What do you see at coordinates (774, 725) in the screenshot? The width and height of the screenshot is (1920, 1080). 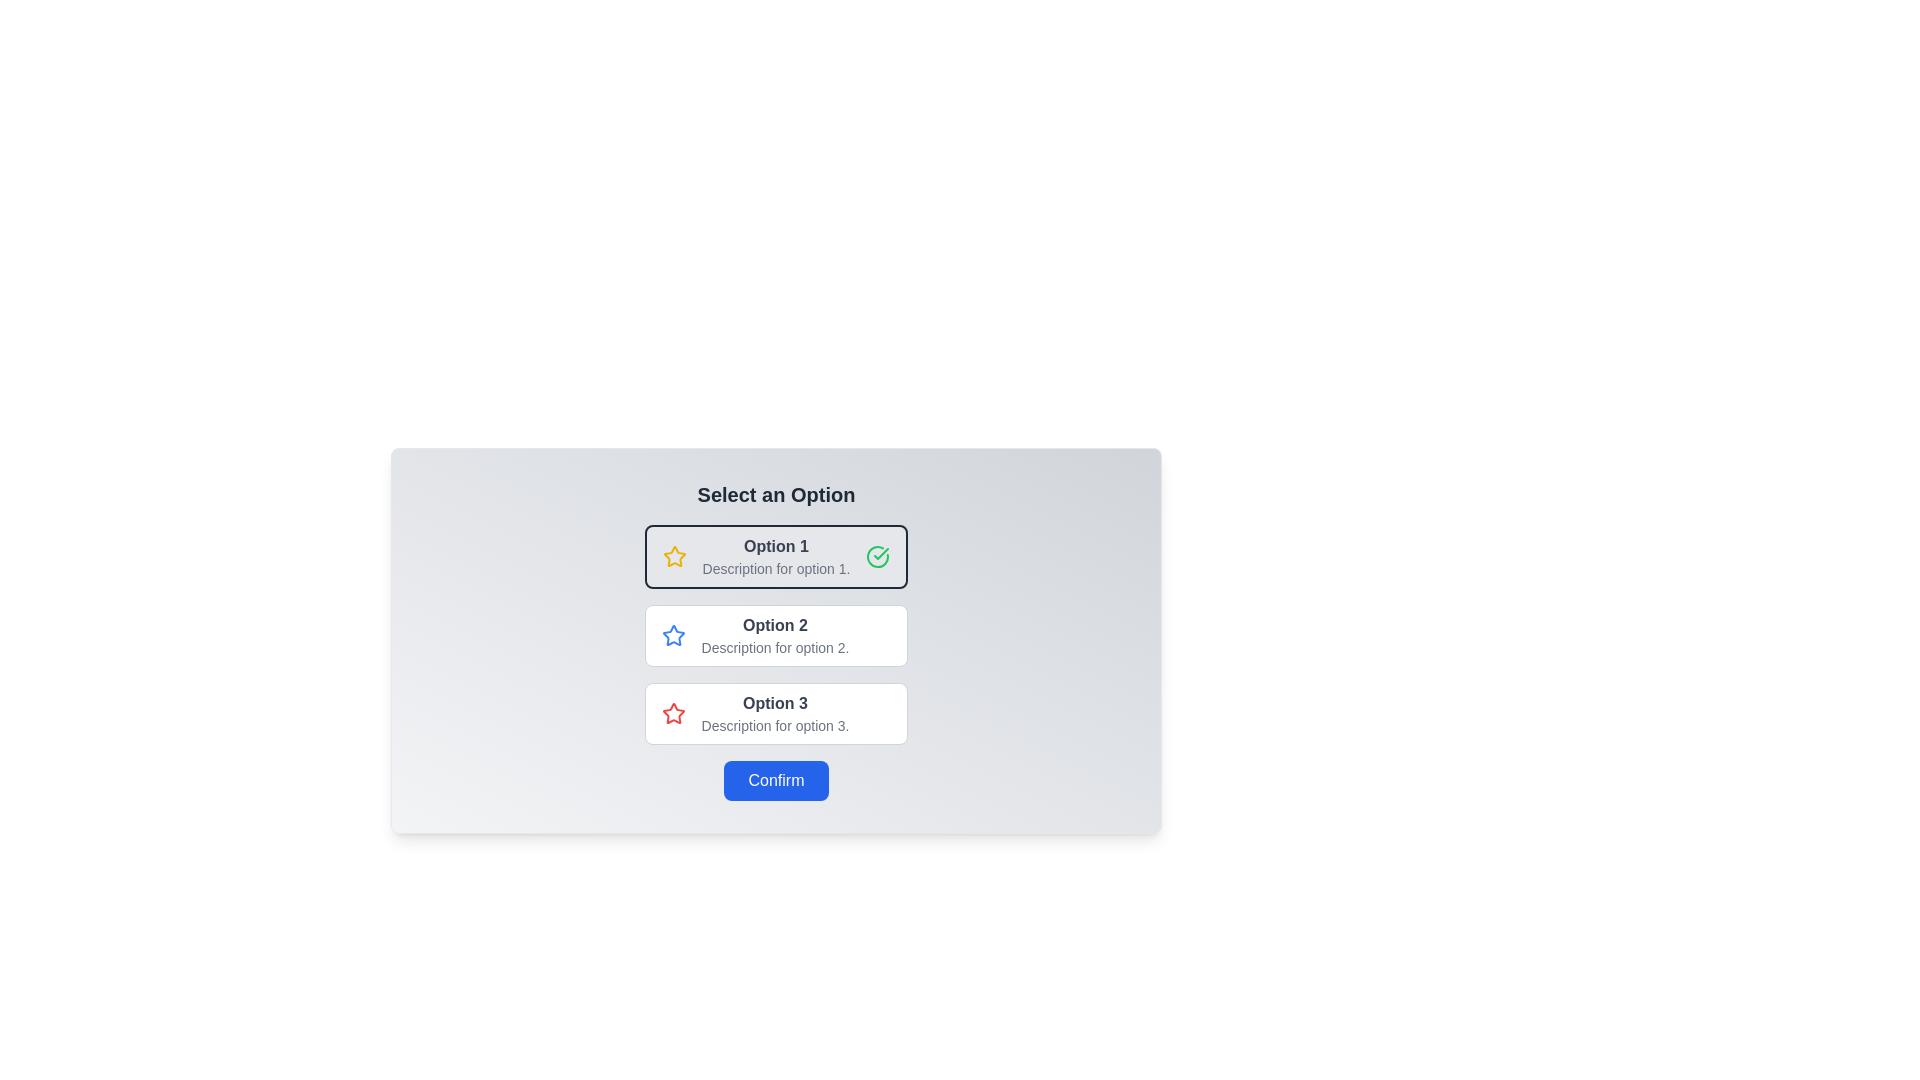 I see `text displayed in the smaller, gray, serif font located directly underneath the 'Option 3' label within the third option card` at bounding box center [774, 725].